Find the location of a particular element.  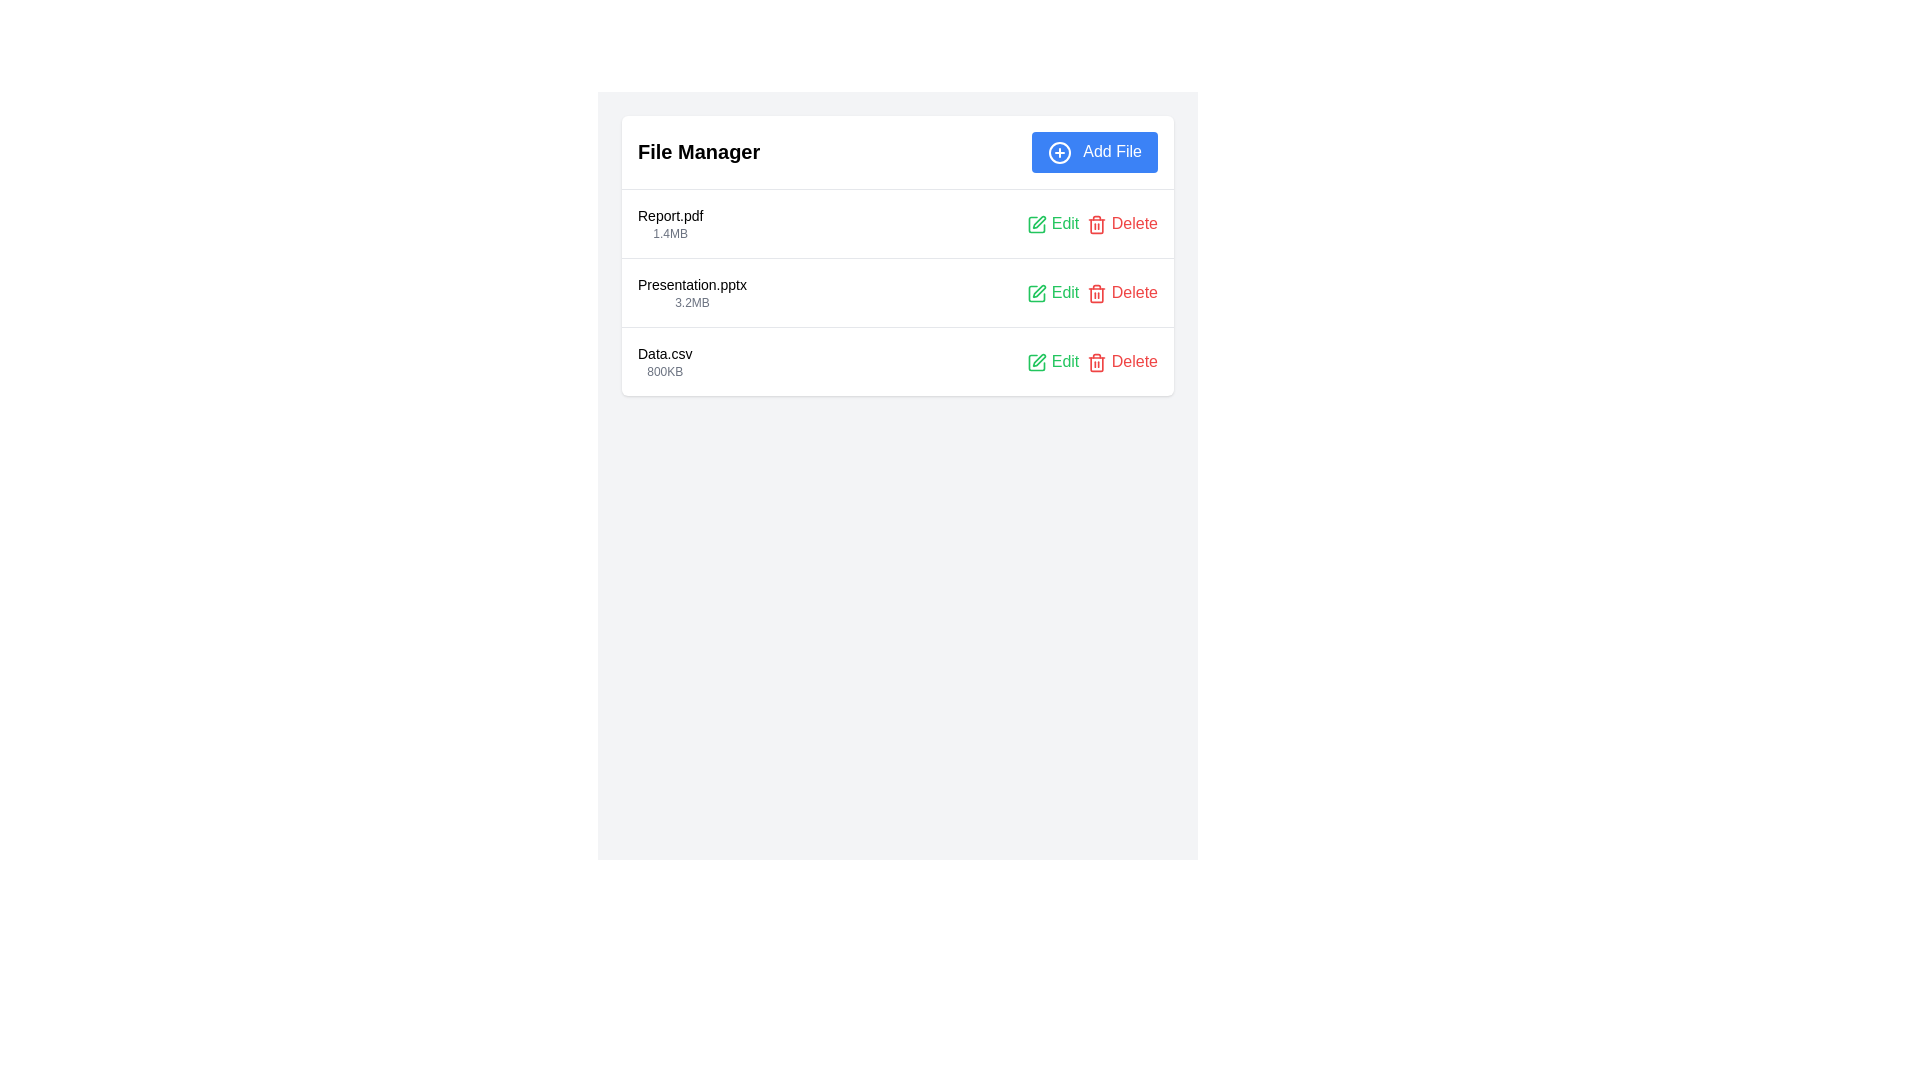

the text label that provides information about the file size of 'Data.csv', which is located below the 'Data.csv' label in the 'File Manager' section and is the third row in the list is located at coordinates (665, 371).